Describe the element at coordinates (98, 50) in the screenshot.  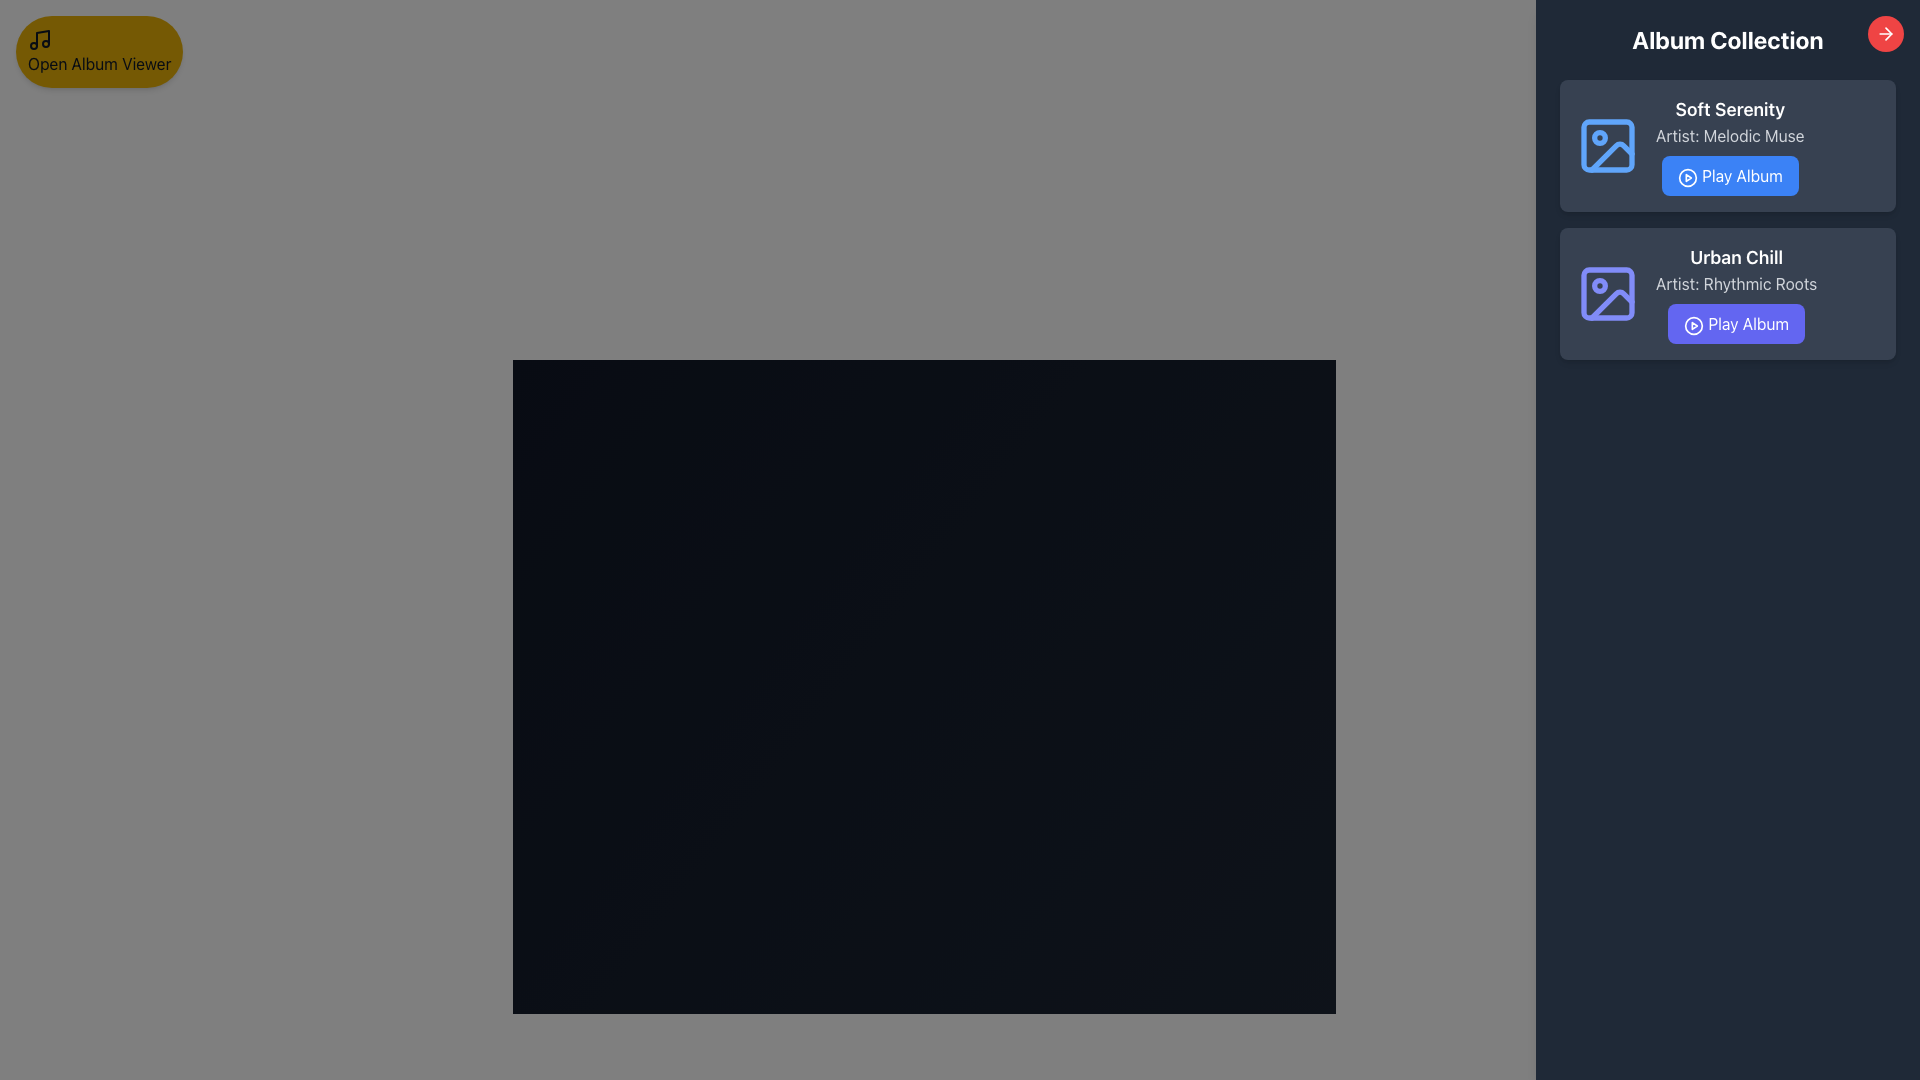
I see `the oval-shaped yellow button with a black musical note icon and the text 'Open Album Viewer'` at that location.